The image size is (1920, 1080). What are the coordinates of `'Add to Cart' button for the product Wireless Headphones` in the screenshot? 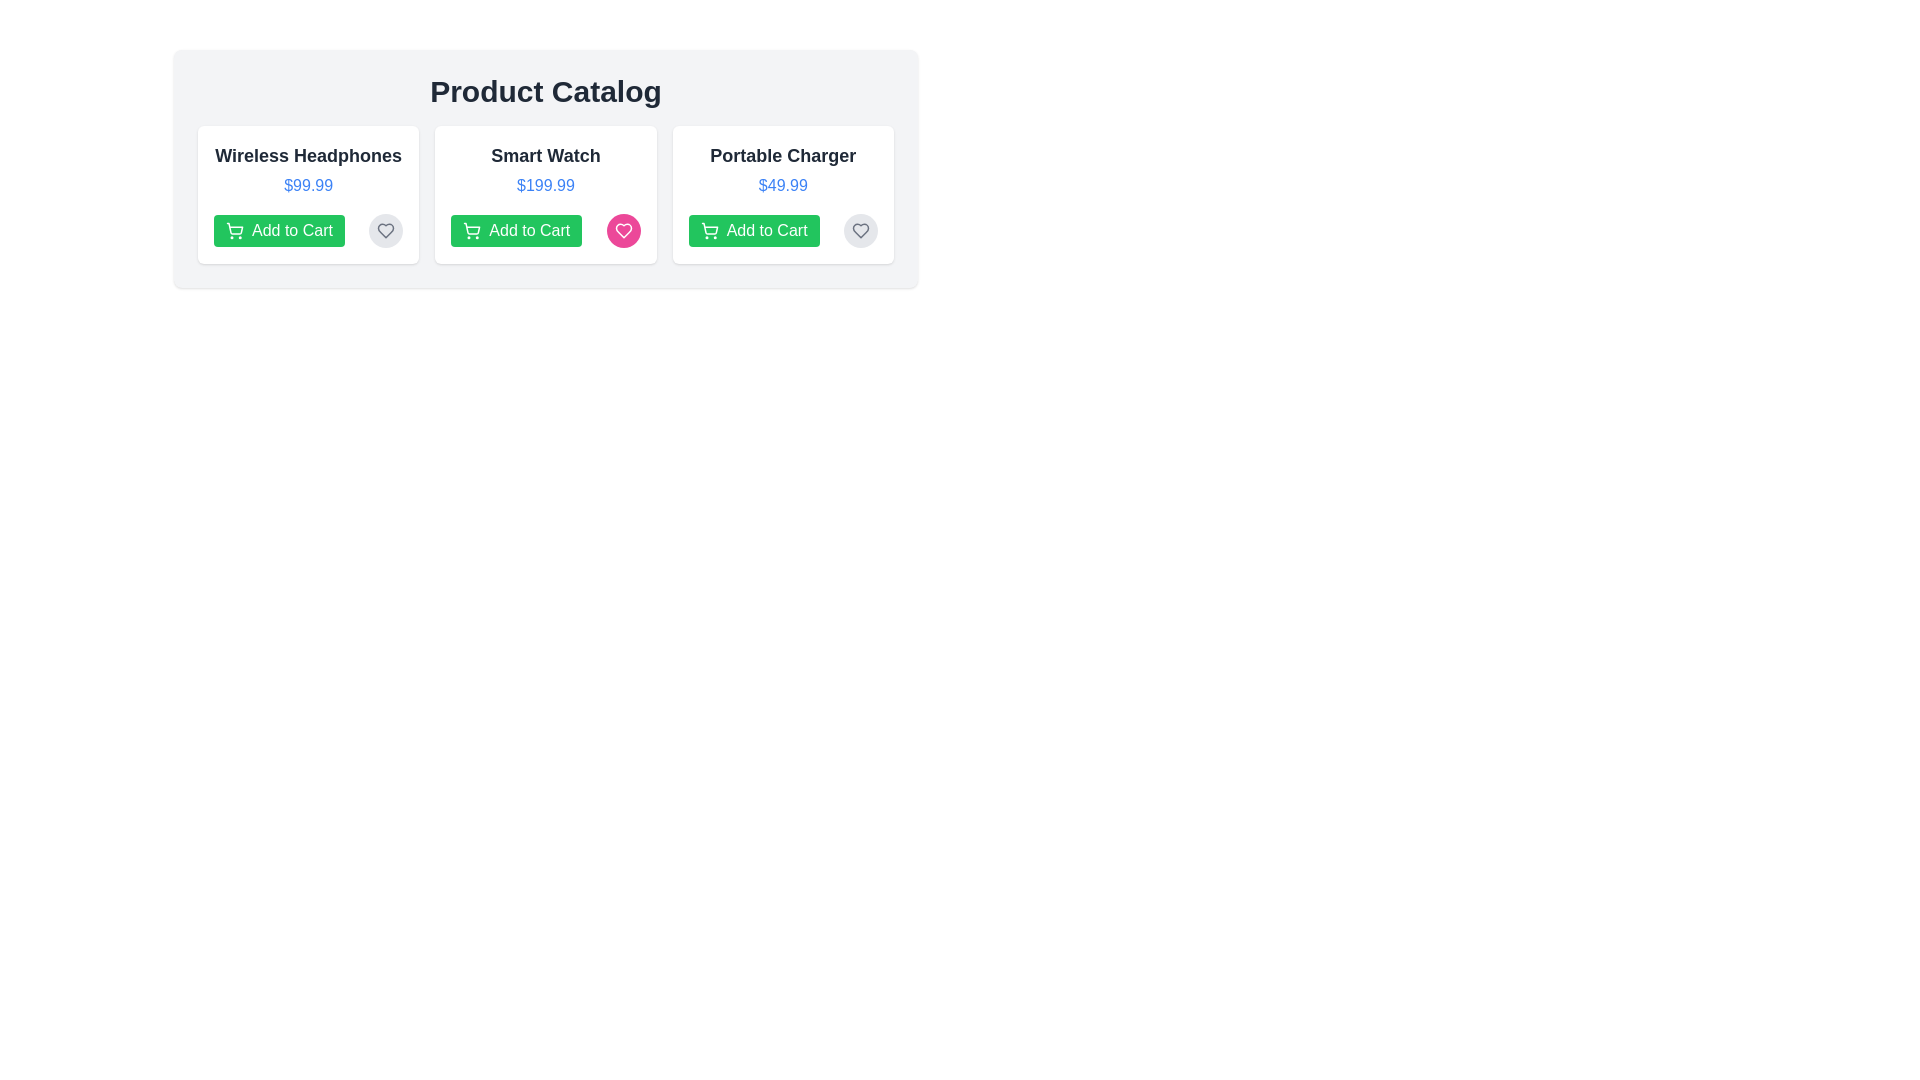 It's located at (277, 230).